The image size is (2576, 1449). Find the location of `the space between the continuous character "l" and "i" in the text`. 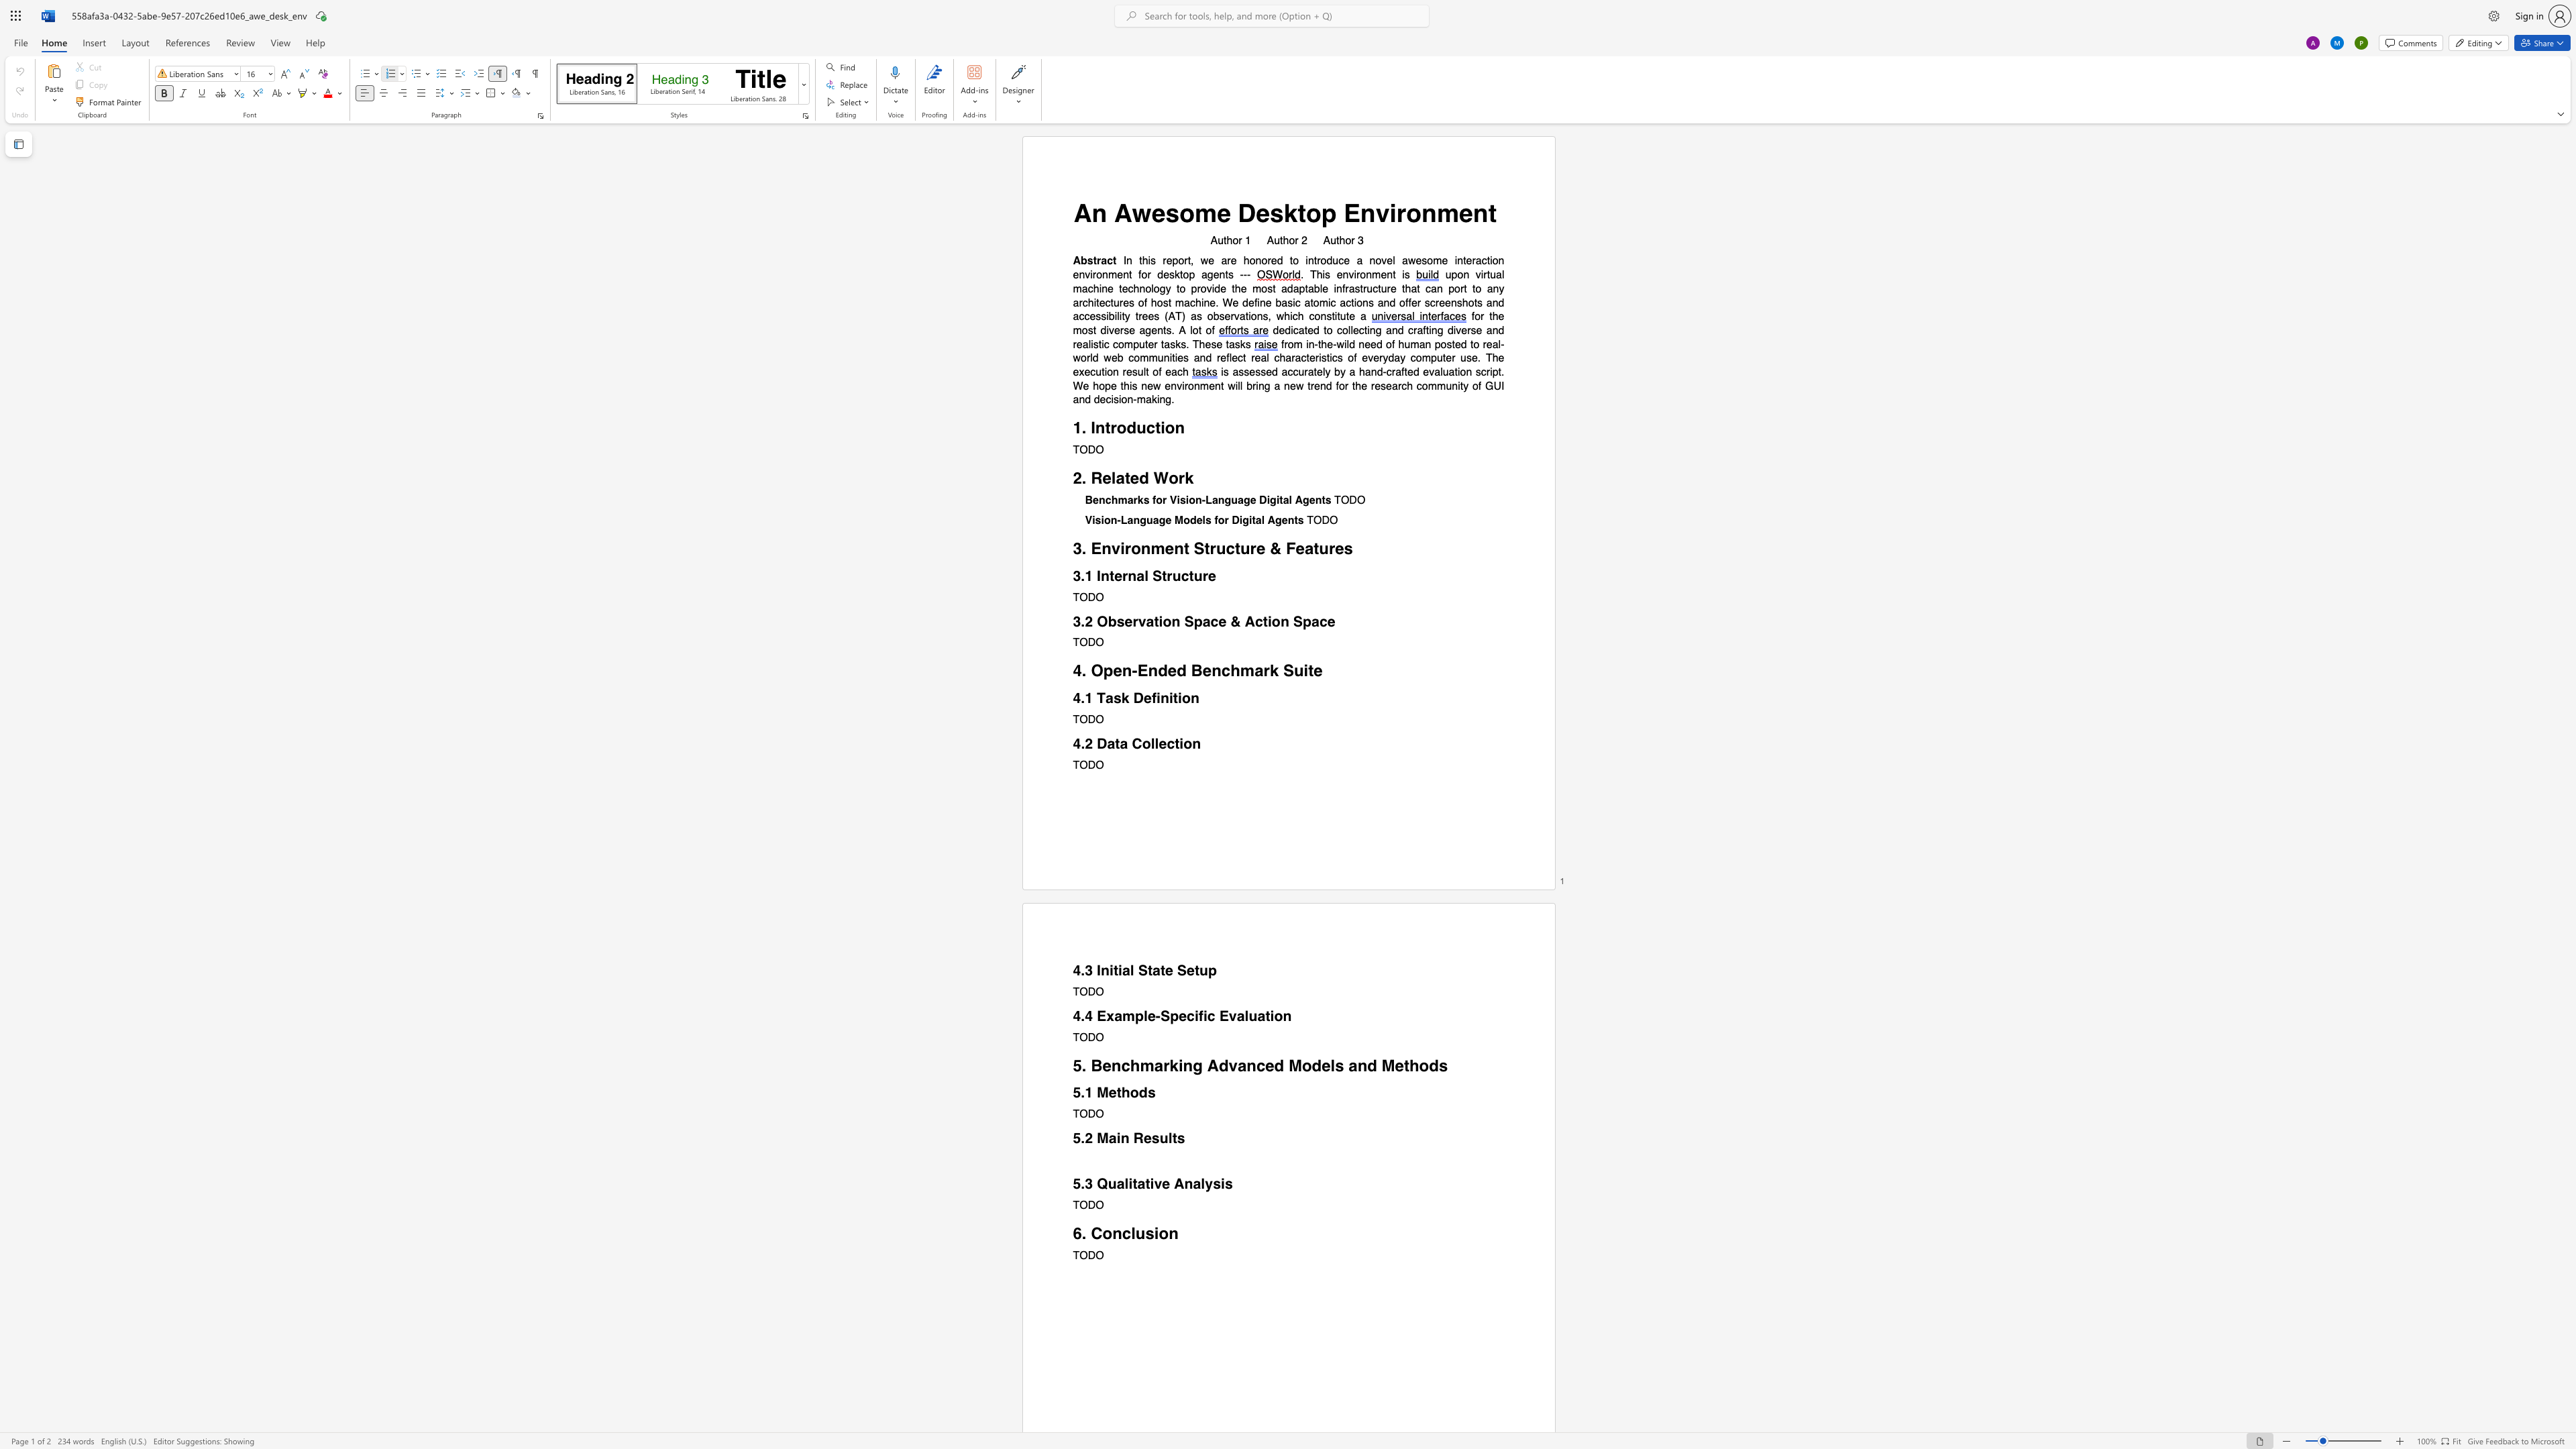

the space between the continuous character "l" and "i" in the text is located at coordinates (1128, 1183).